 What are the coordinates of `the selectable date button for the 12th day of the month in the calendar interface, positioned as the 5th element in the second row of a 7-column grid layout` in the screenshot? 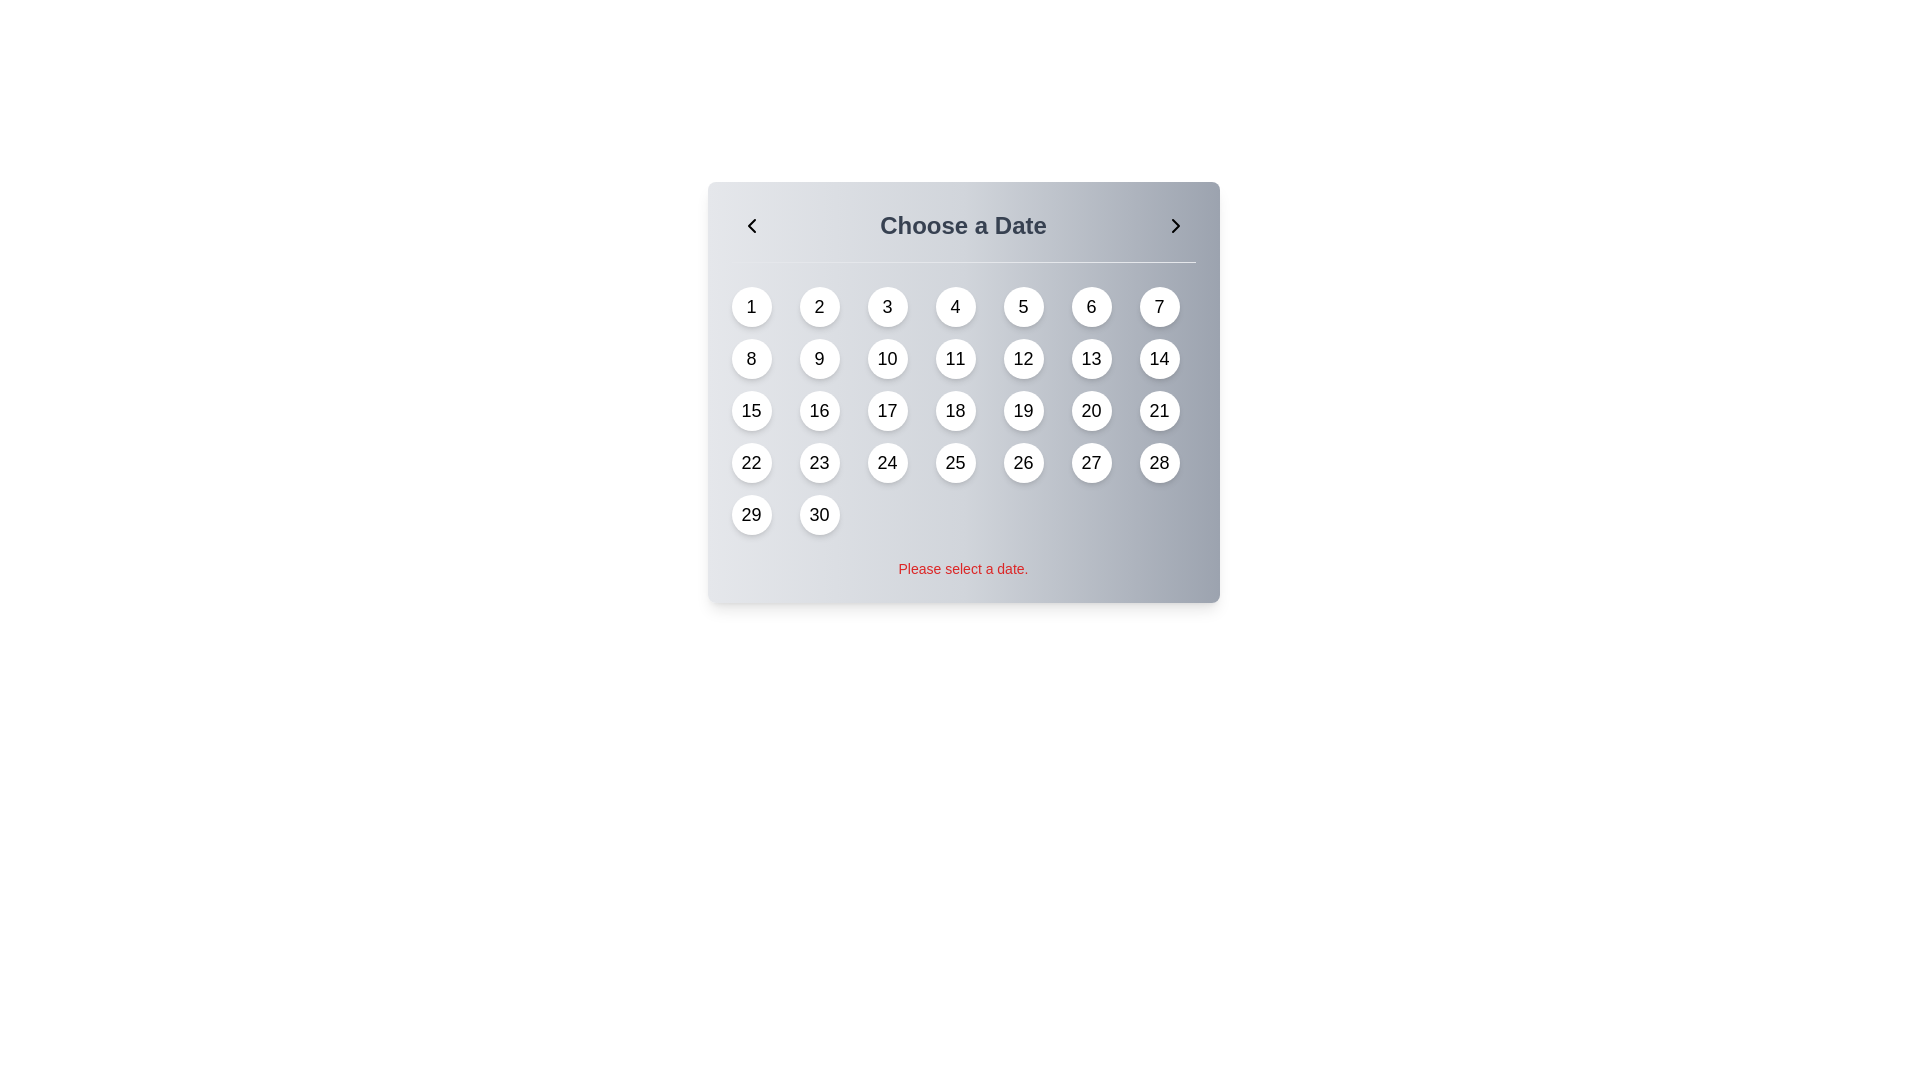 It's located at (1023, 357).